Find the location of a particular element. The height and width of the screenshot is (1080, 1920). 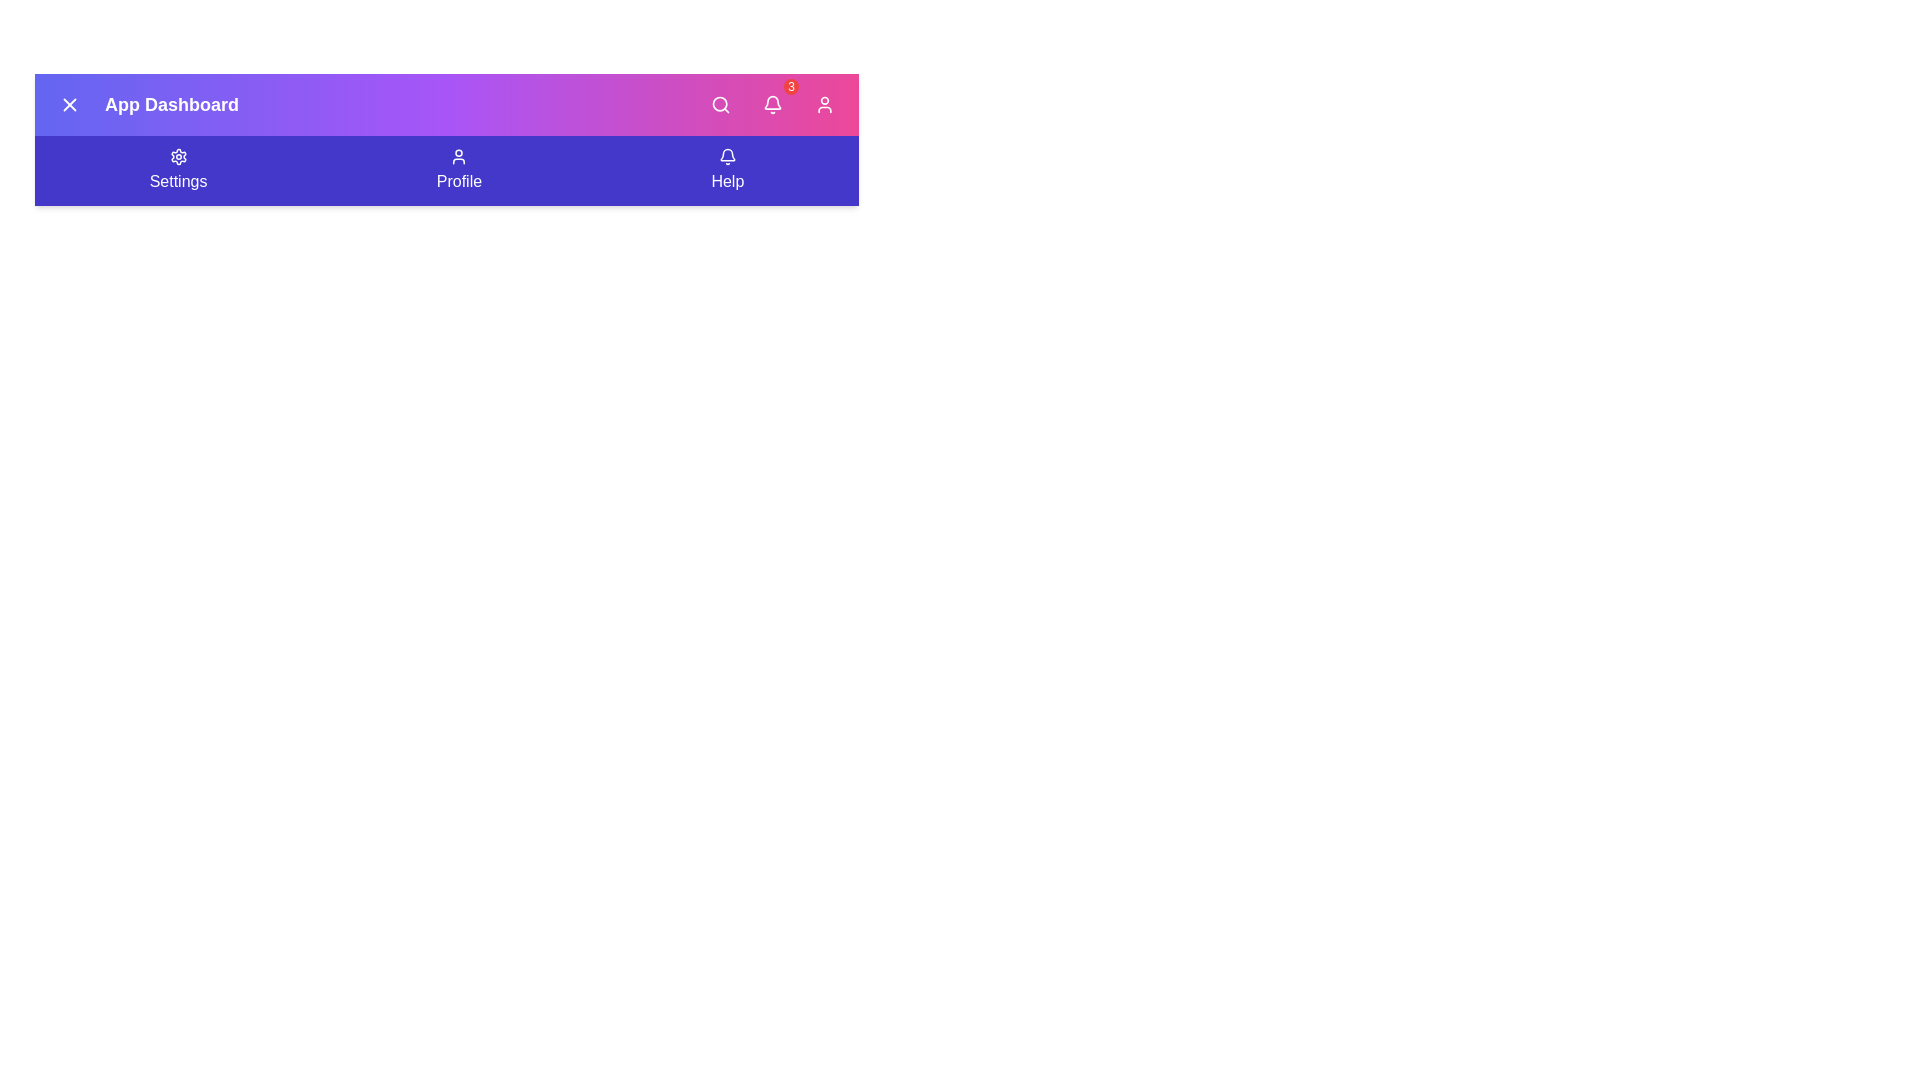

the 'User' button to access user profile options is located at coordinates (825, 104).